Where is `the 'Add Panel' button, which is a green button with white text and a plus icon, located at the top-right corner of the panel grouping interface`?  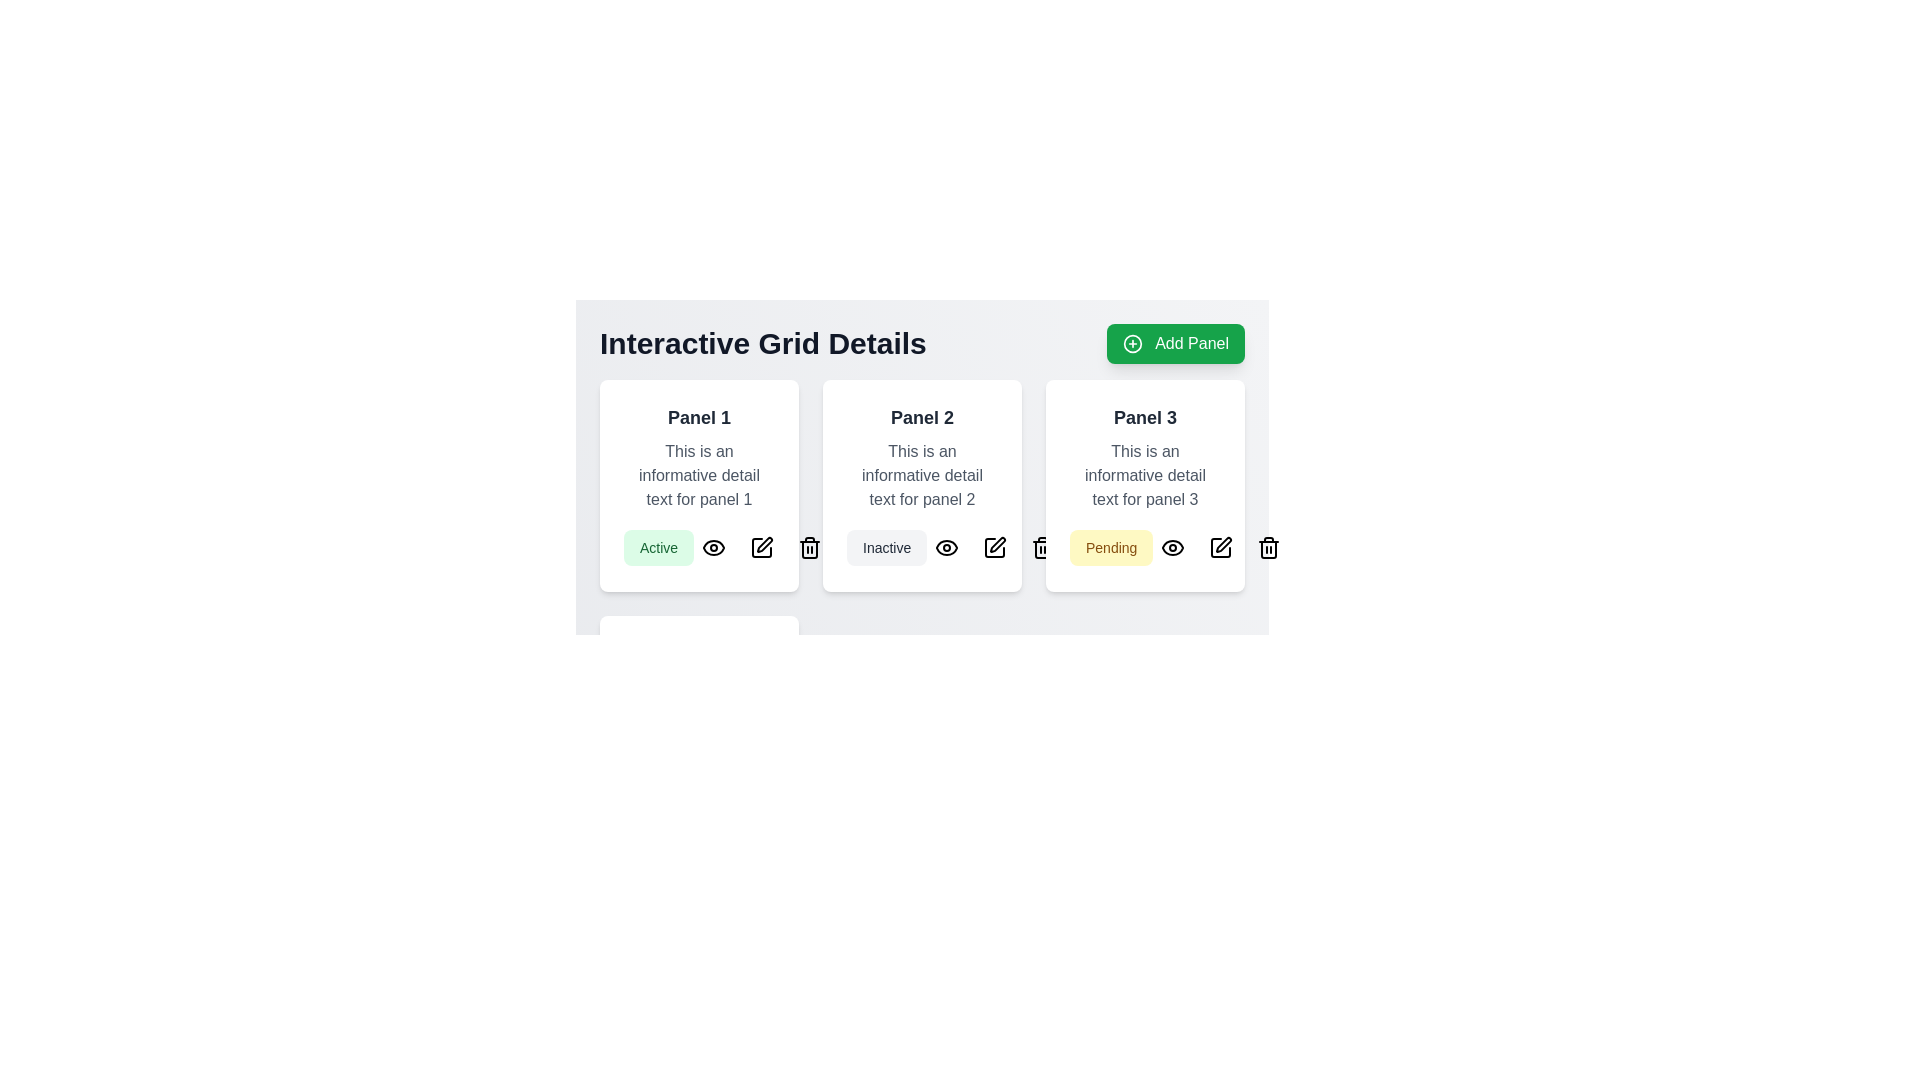 the 'Add Panel' button, which is a green button with white text and a plus icon, located at the top-right corner of the panel grouping interface is located at coordinates (1176, 342).